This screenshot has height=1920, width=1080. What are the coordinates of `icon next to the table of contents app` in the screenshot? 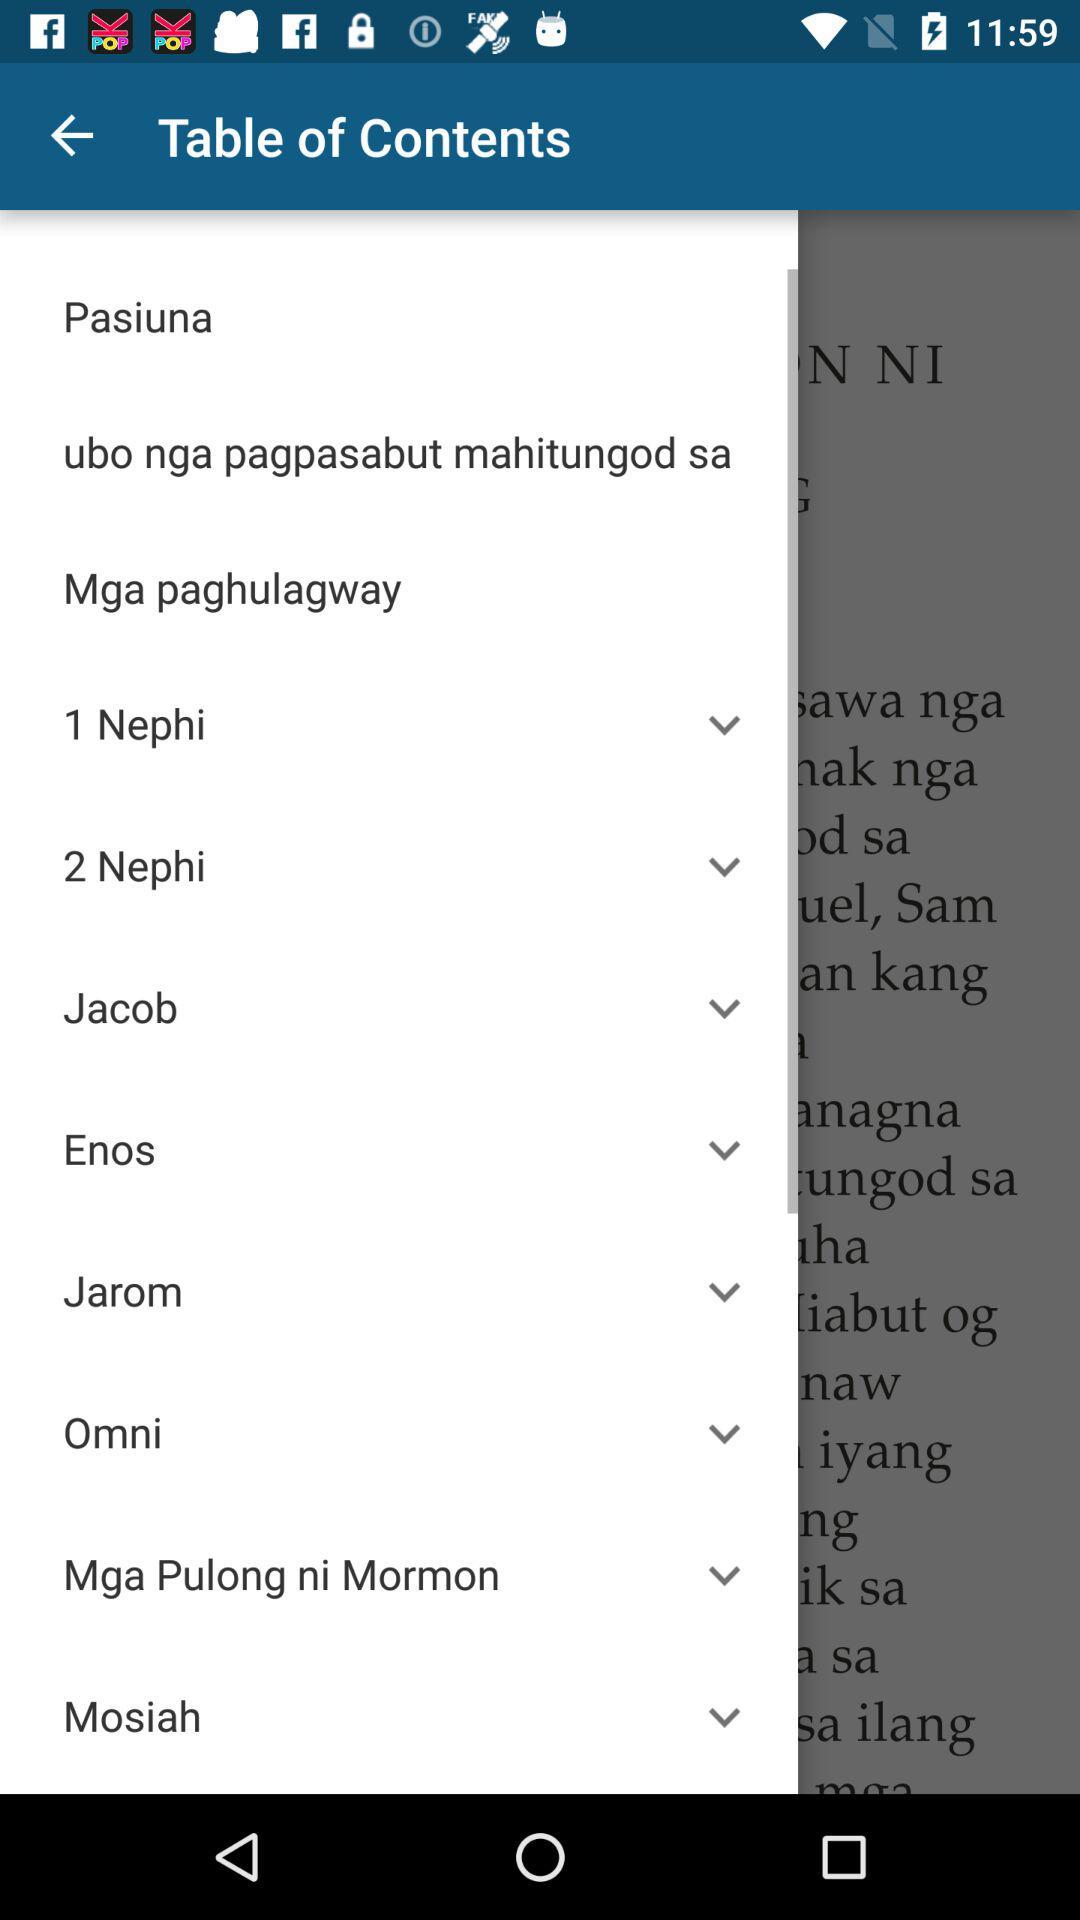 It's located at (72, 135).